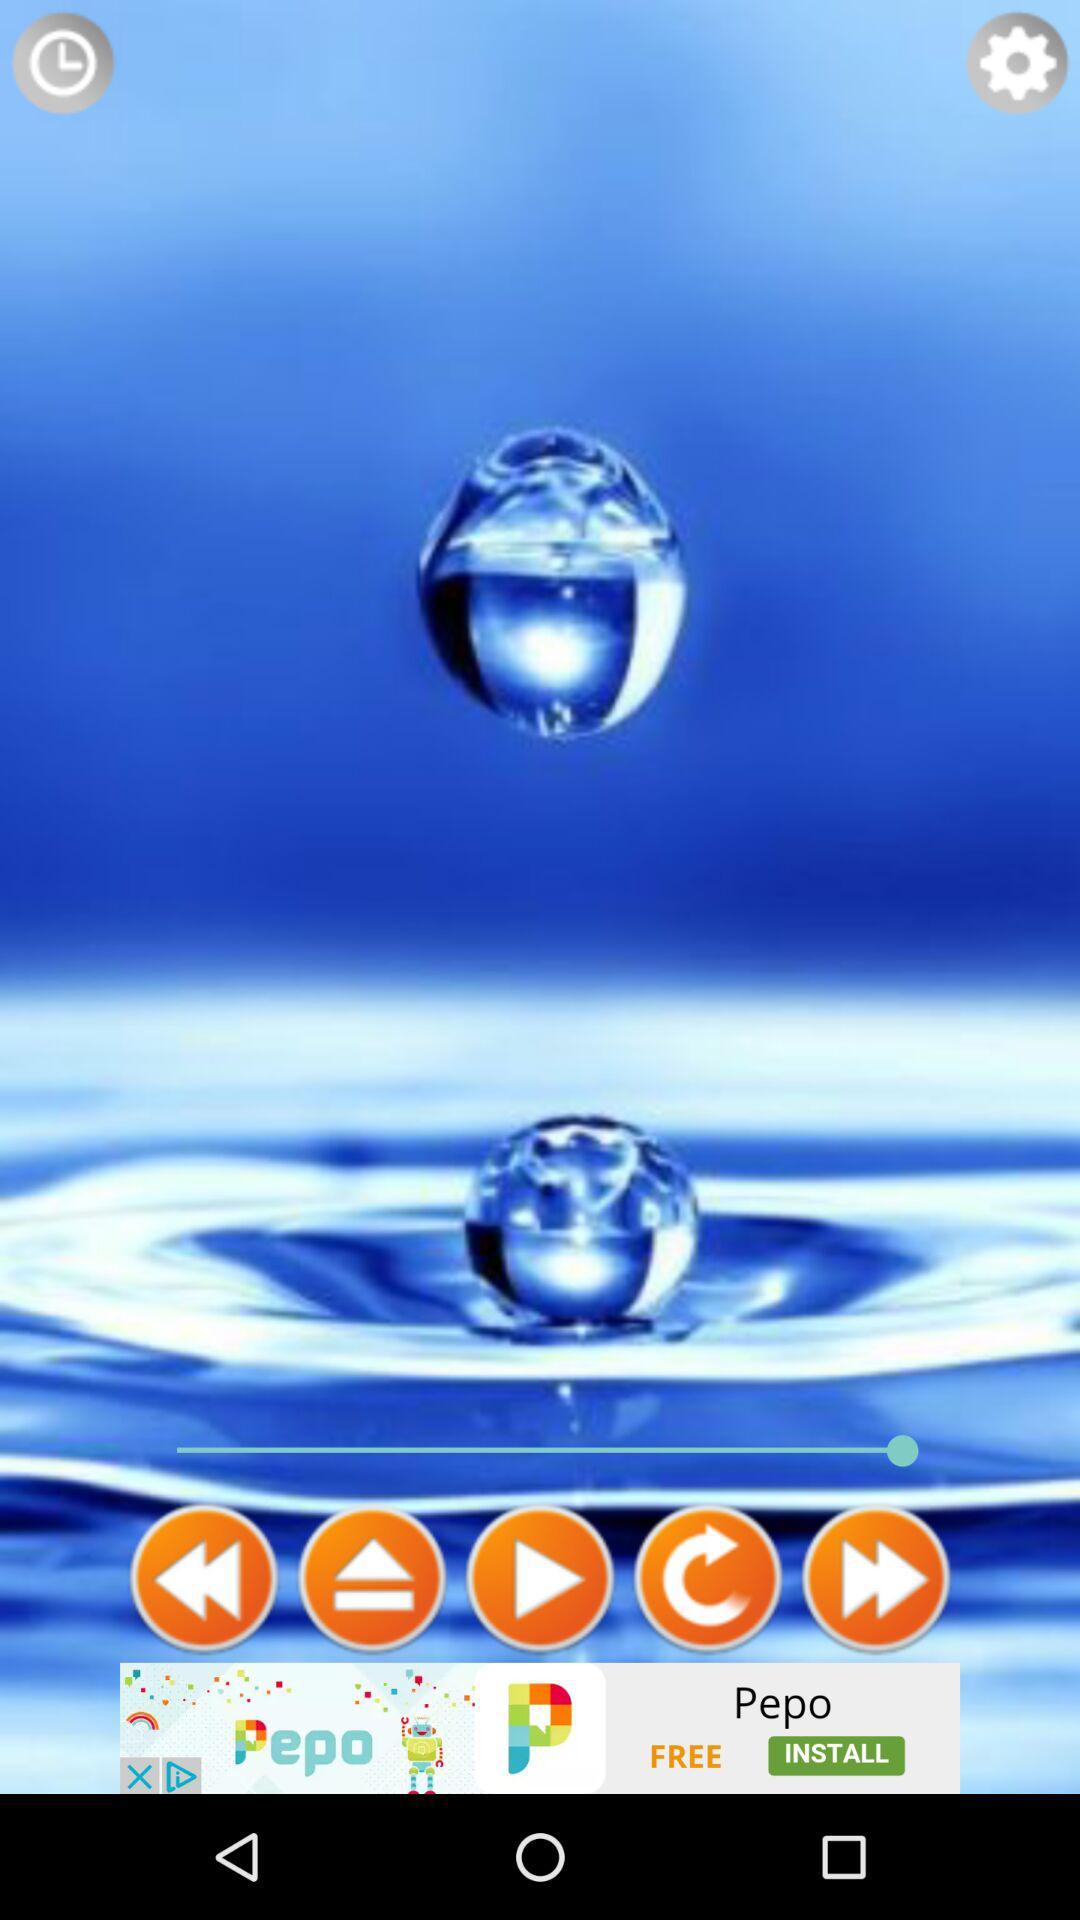 Image resolution: width=1080 pixels, height=1920 pixels. I want to click on the time icon, so click(61, 67).